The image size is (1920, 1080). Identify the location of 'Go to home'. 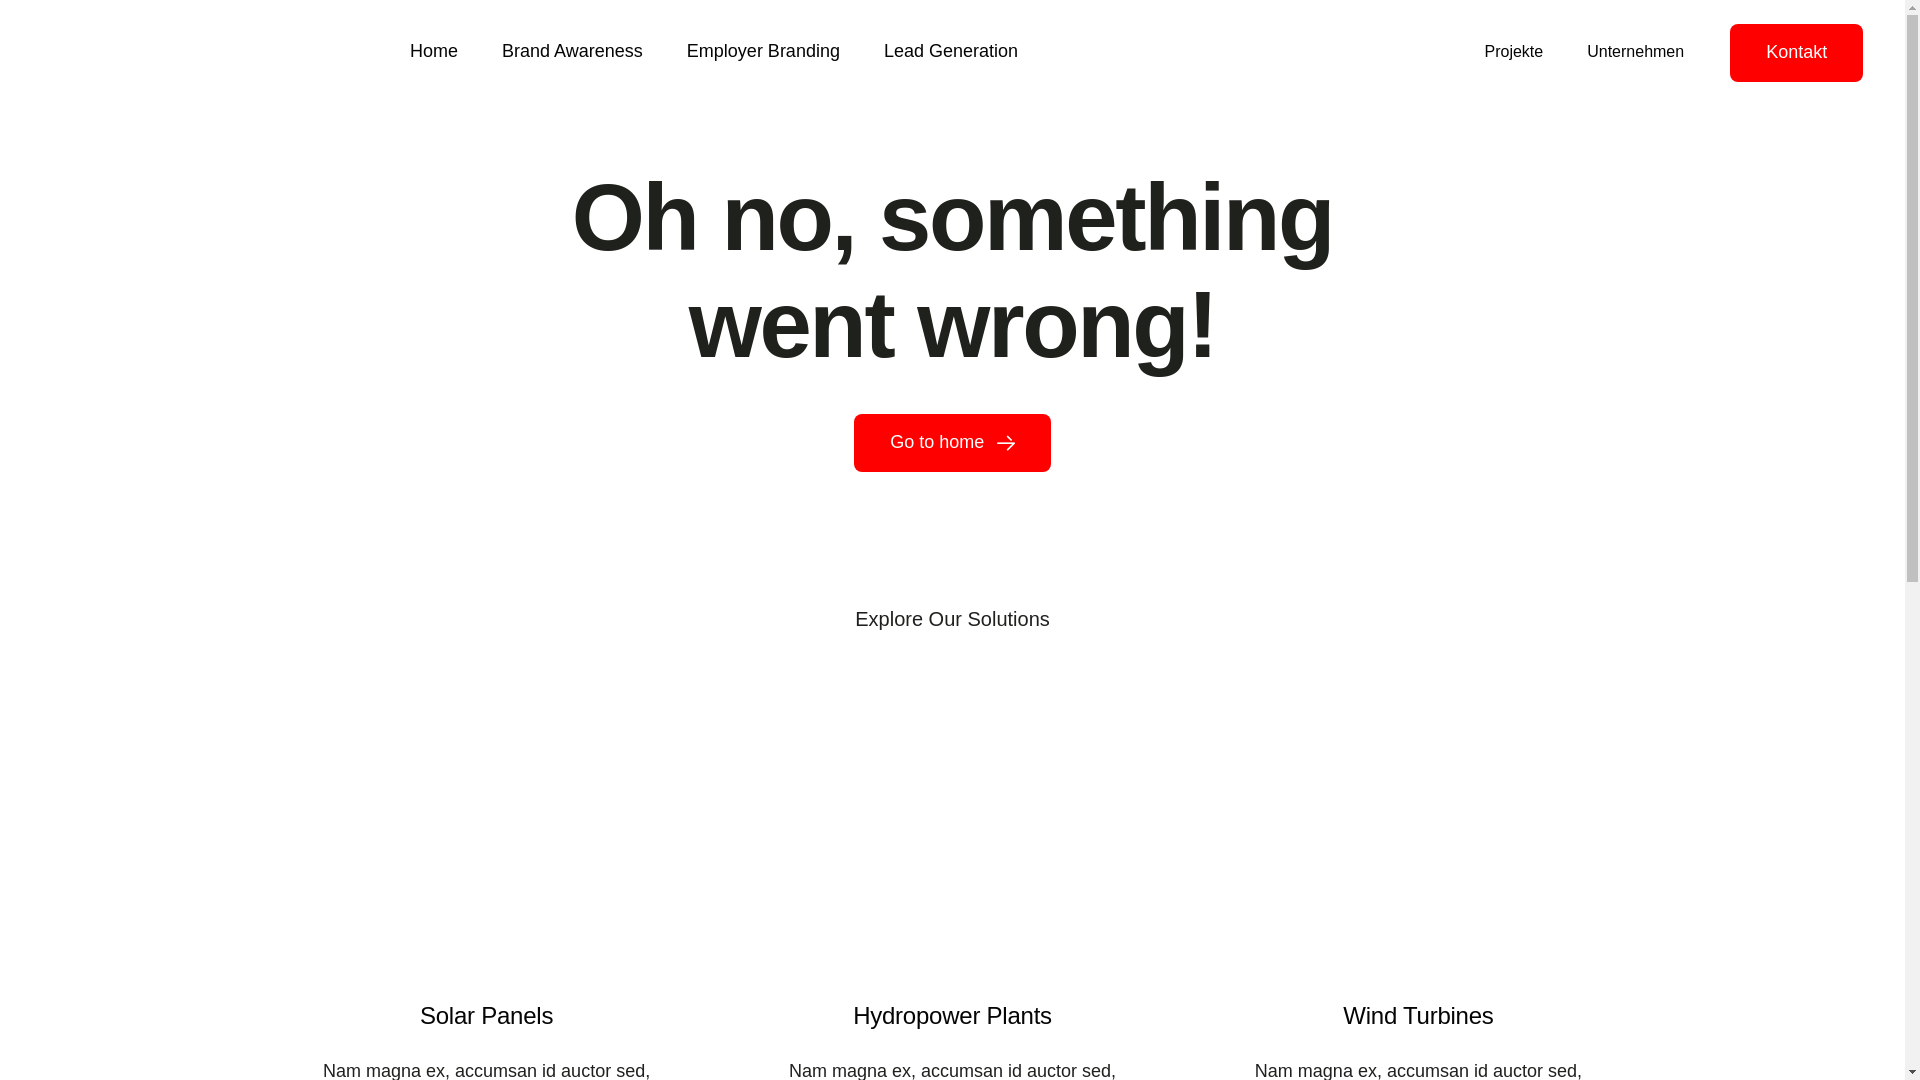
(854, 442).